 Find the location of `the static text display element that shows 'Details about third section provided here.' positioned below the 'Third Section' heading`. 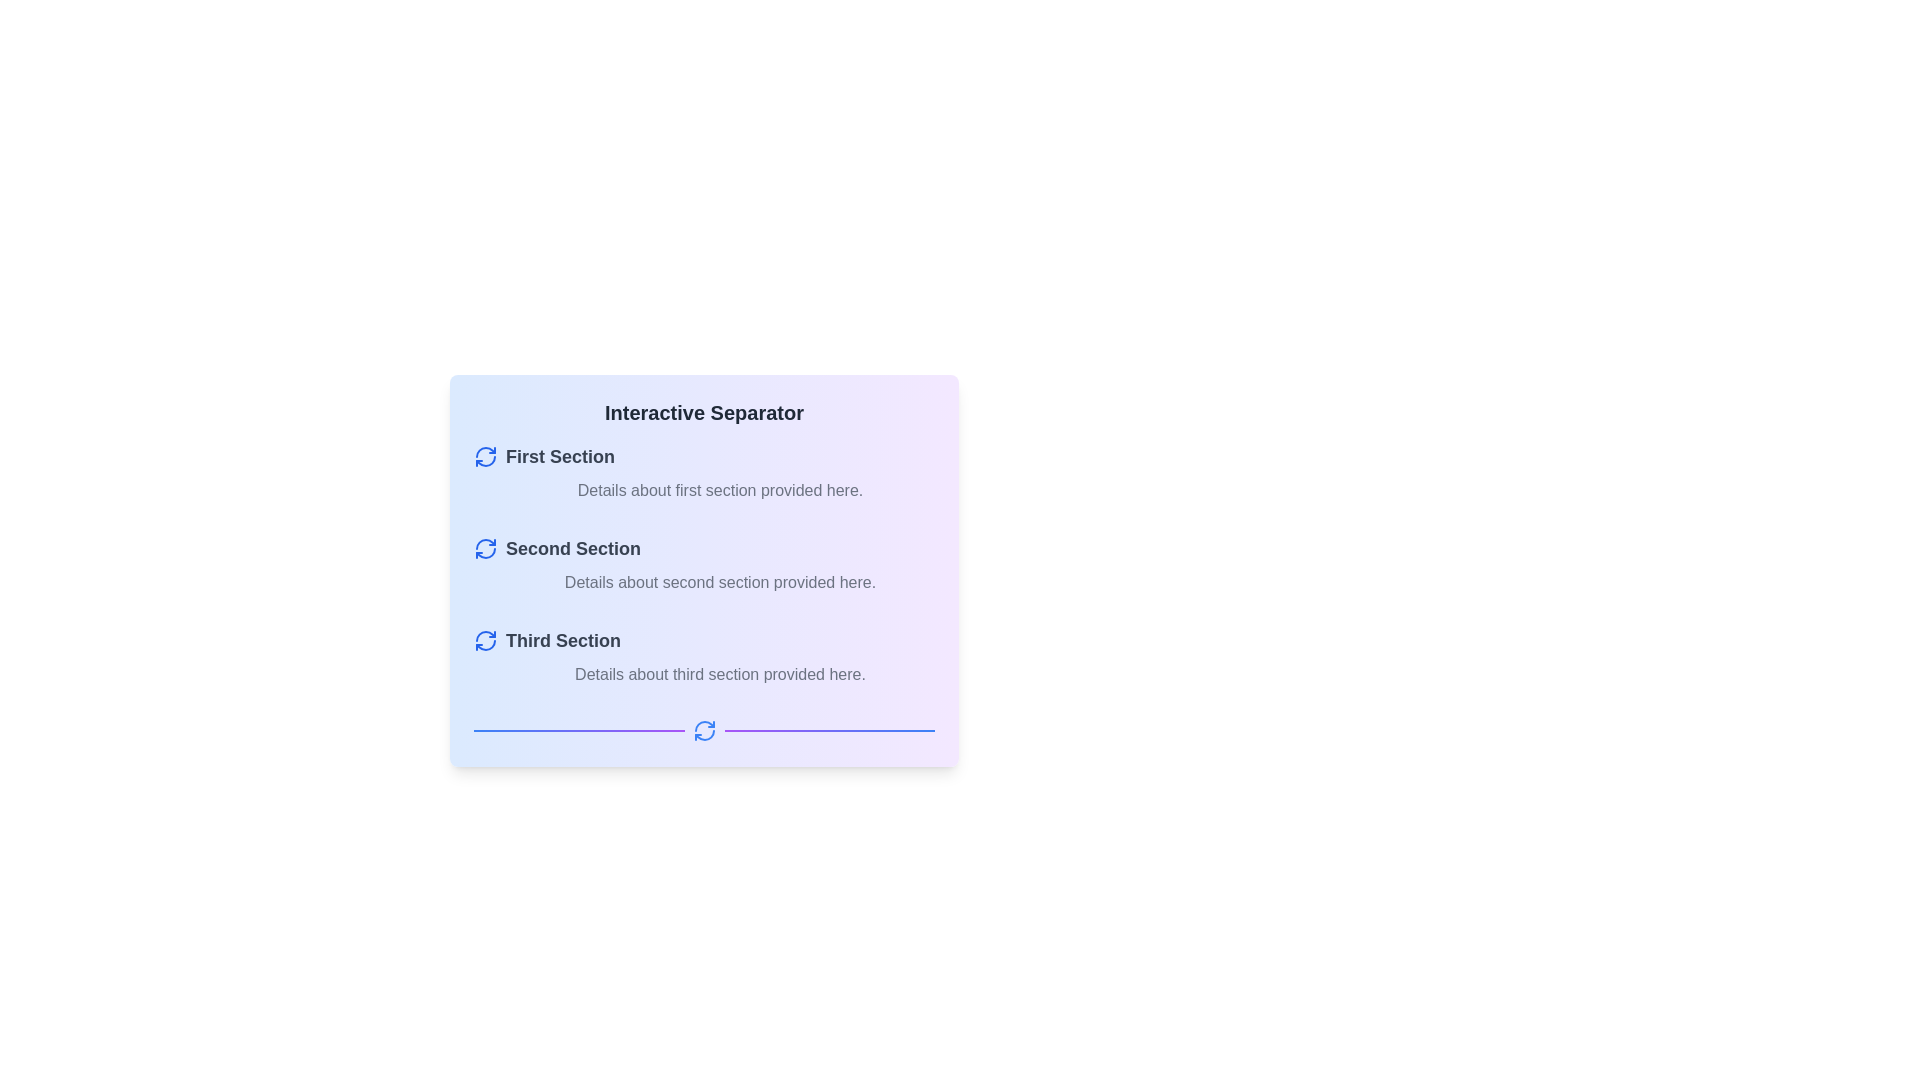

the static text display element that shows 'Details about third section provided here.' positioned below the 'Third Section' heading is located at coordinates (720, 675).